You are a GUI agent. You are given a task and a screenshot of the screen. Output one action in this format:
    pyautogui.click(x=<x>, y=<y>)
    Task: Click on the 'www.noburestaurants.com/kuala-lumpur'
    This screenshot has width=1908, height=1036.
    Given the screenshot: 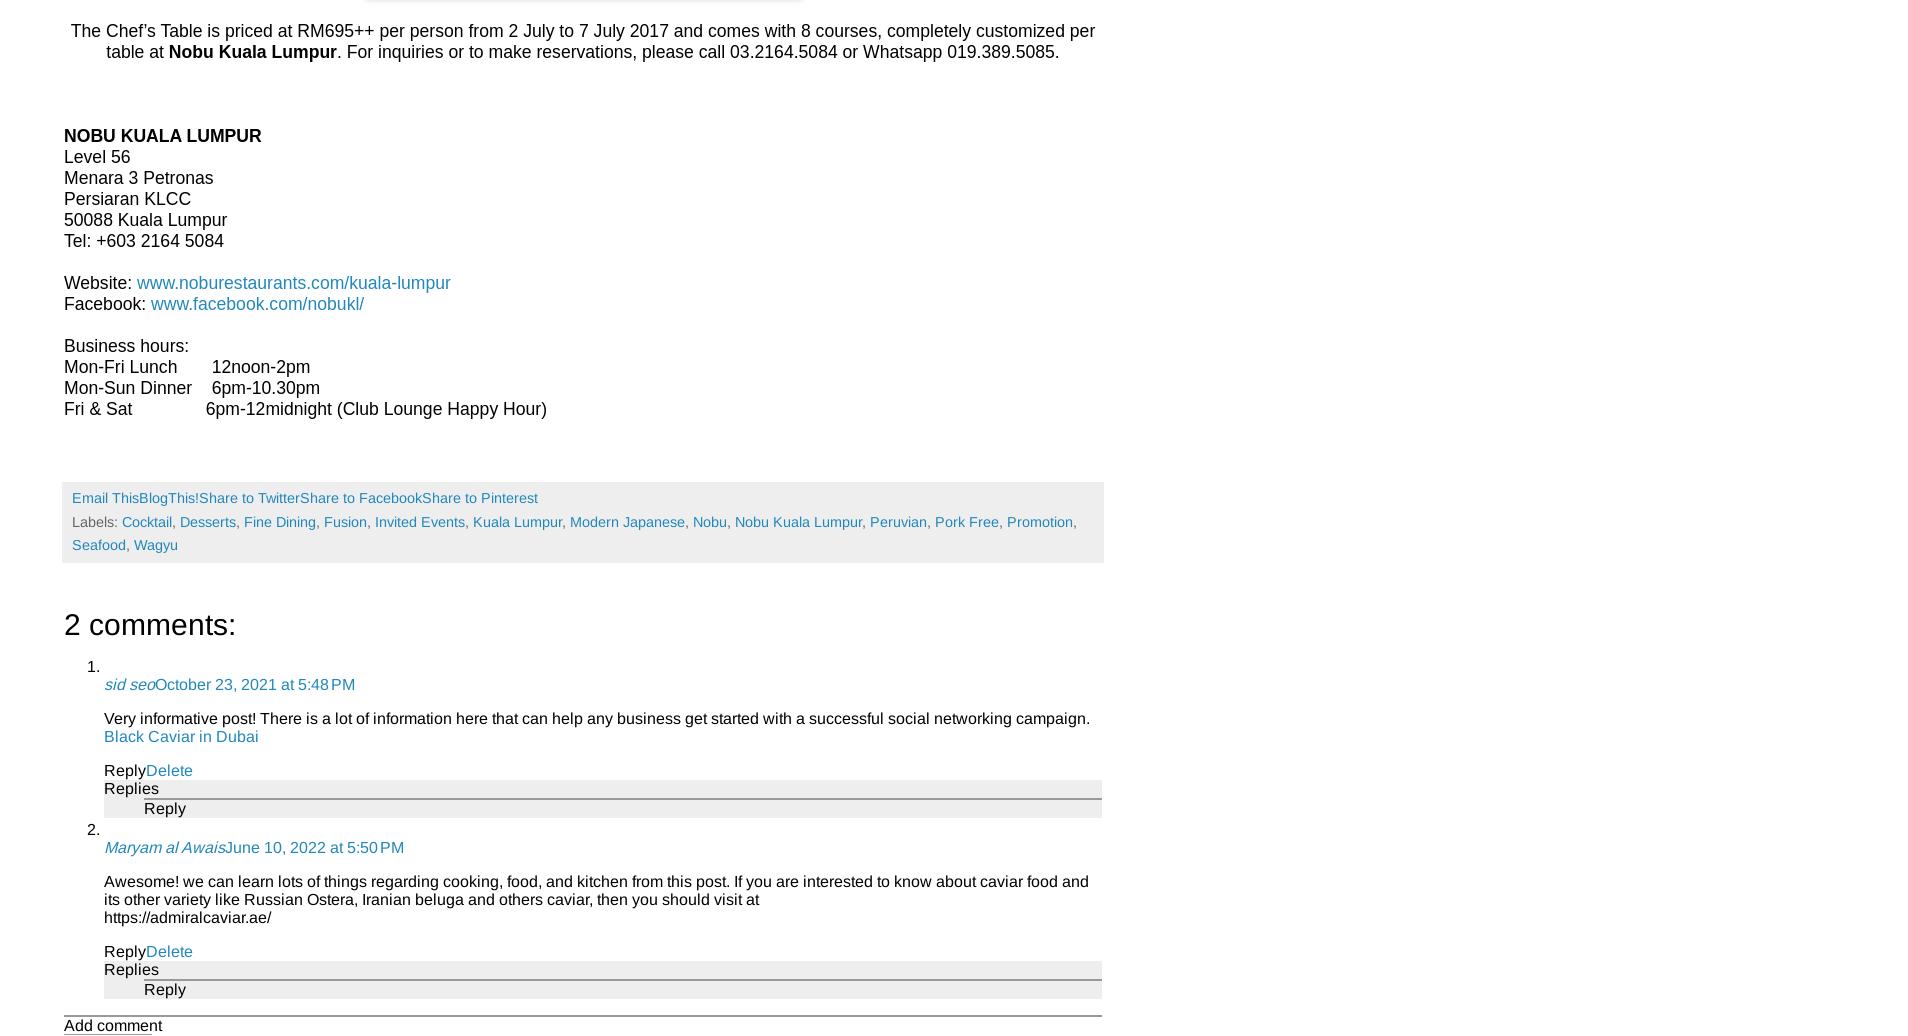 What is the action you would take?
    pyautogui.click(x=293, y=283)
    